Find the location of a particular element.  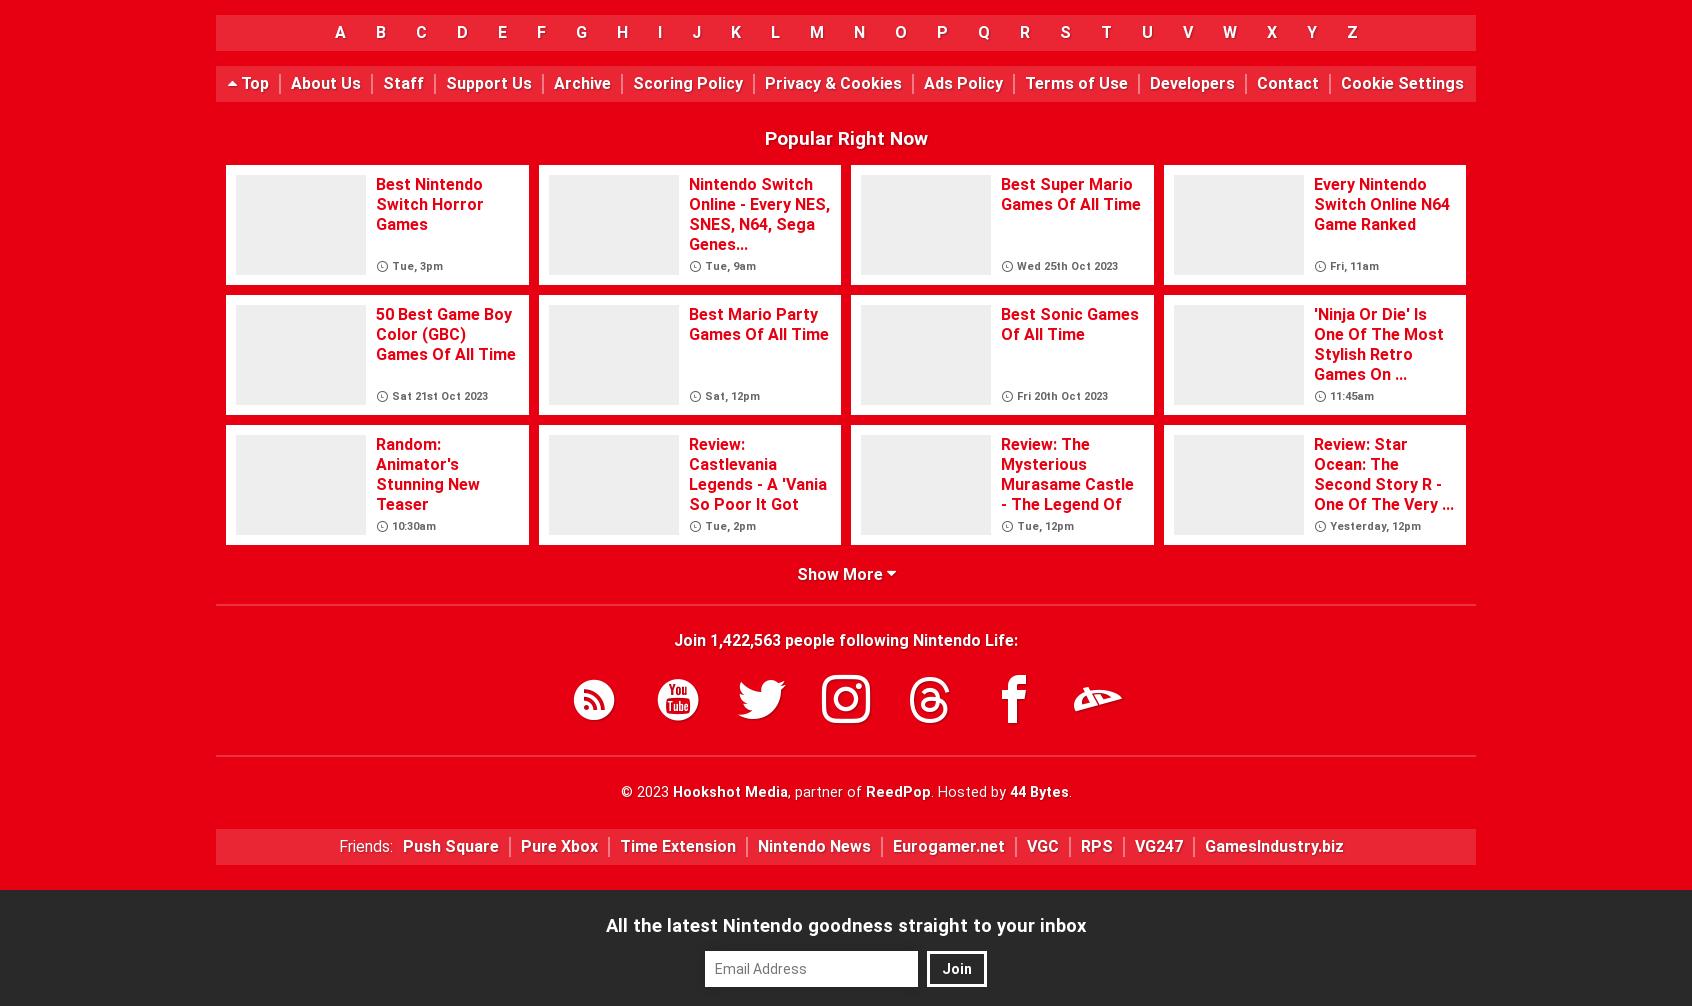

'Nintendo News' is located at coordinates (756, 844).